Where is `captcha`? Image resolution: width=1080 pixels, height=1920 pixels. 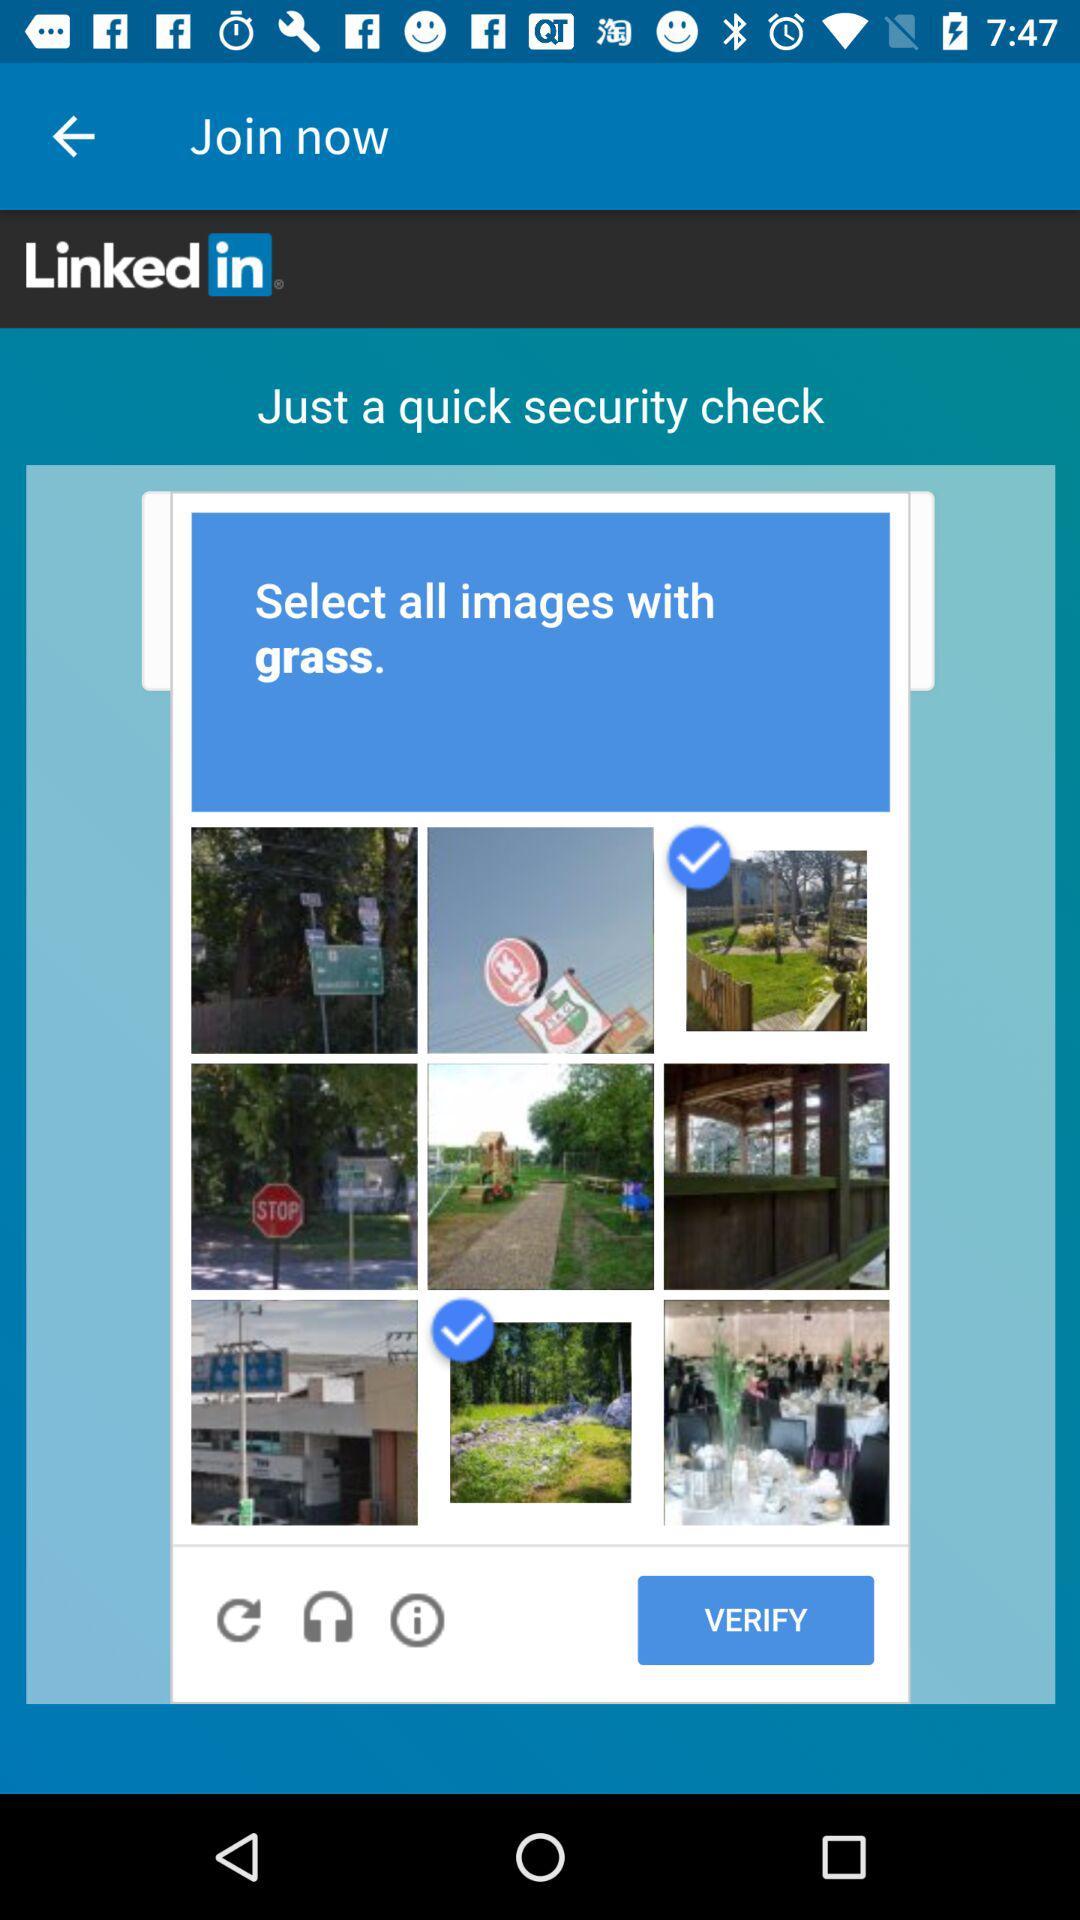
captcha is located at coordinates (540, 1002).